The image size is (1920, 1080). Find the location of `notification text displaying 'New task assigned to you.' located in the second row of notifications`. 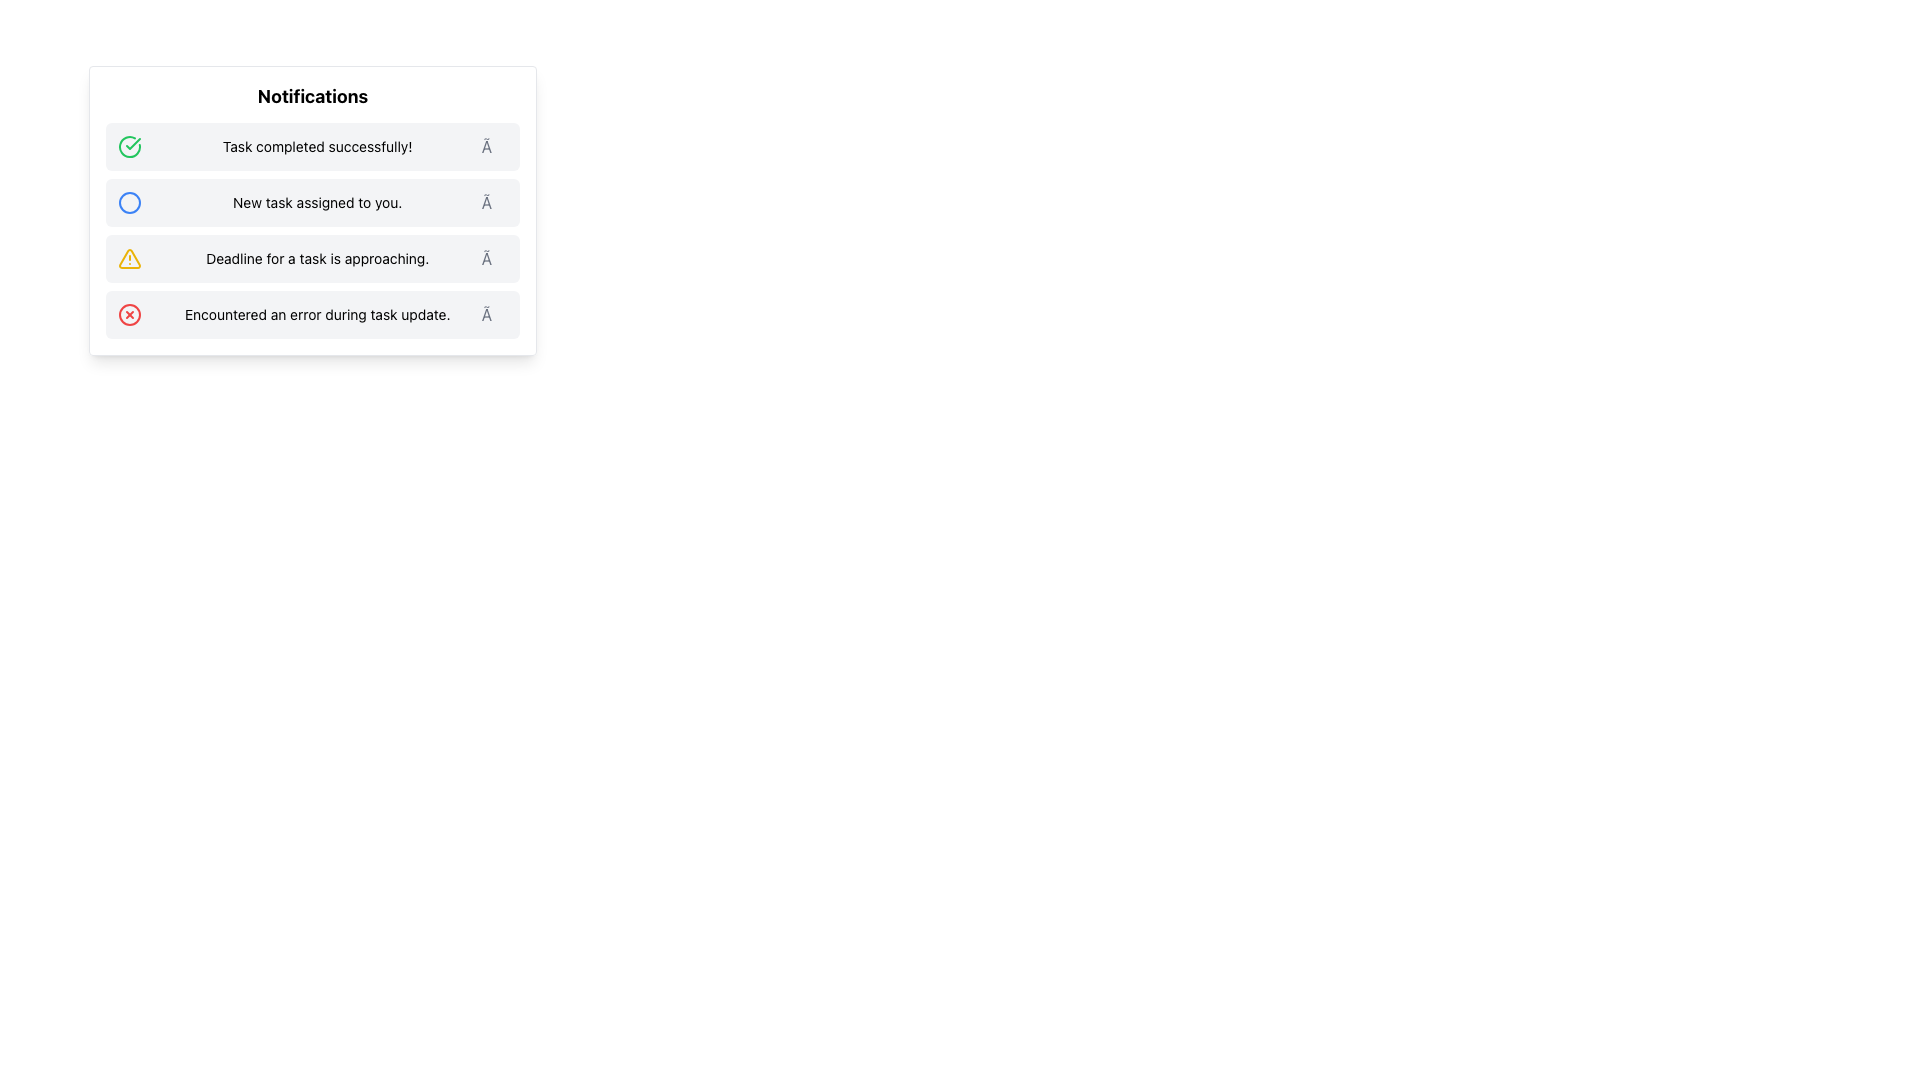

notification text displaying 'New task assigned to you.' located in the second row of notifications is located at coordinates (316, 203).